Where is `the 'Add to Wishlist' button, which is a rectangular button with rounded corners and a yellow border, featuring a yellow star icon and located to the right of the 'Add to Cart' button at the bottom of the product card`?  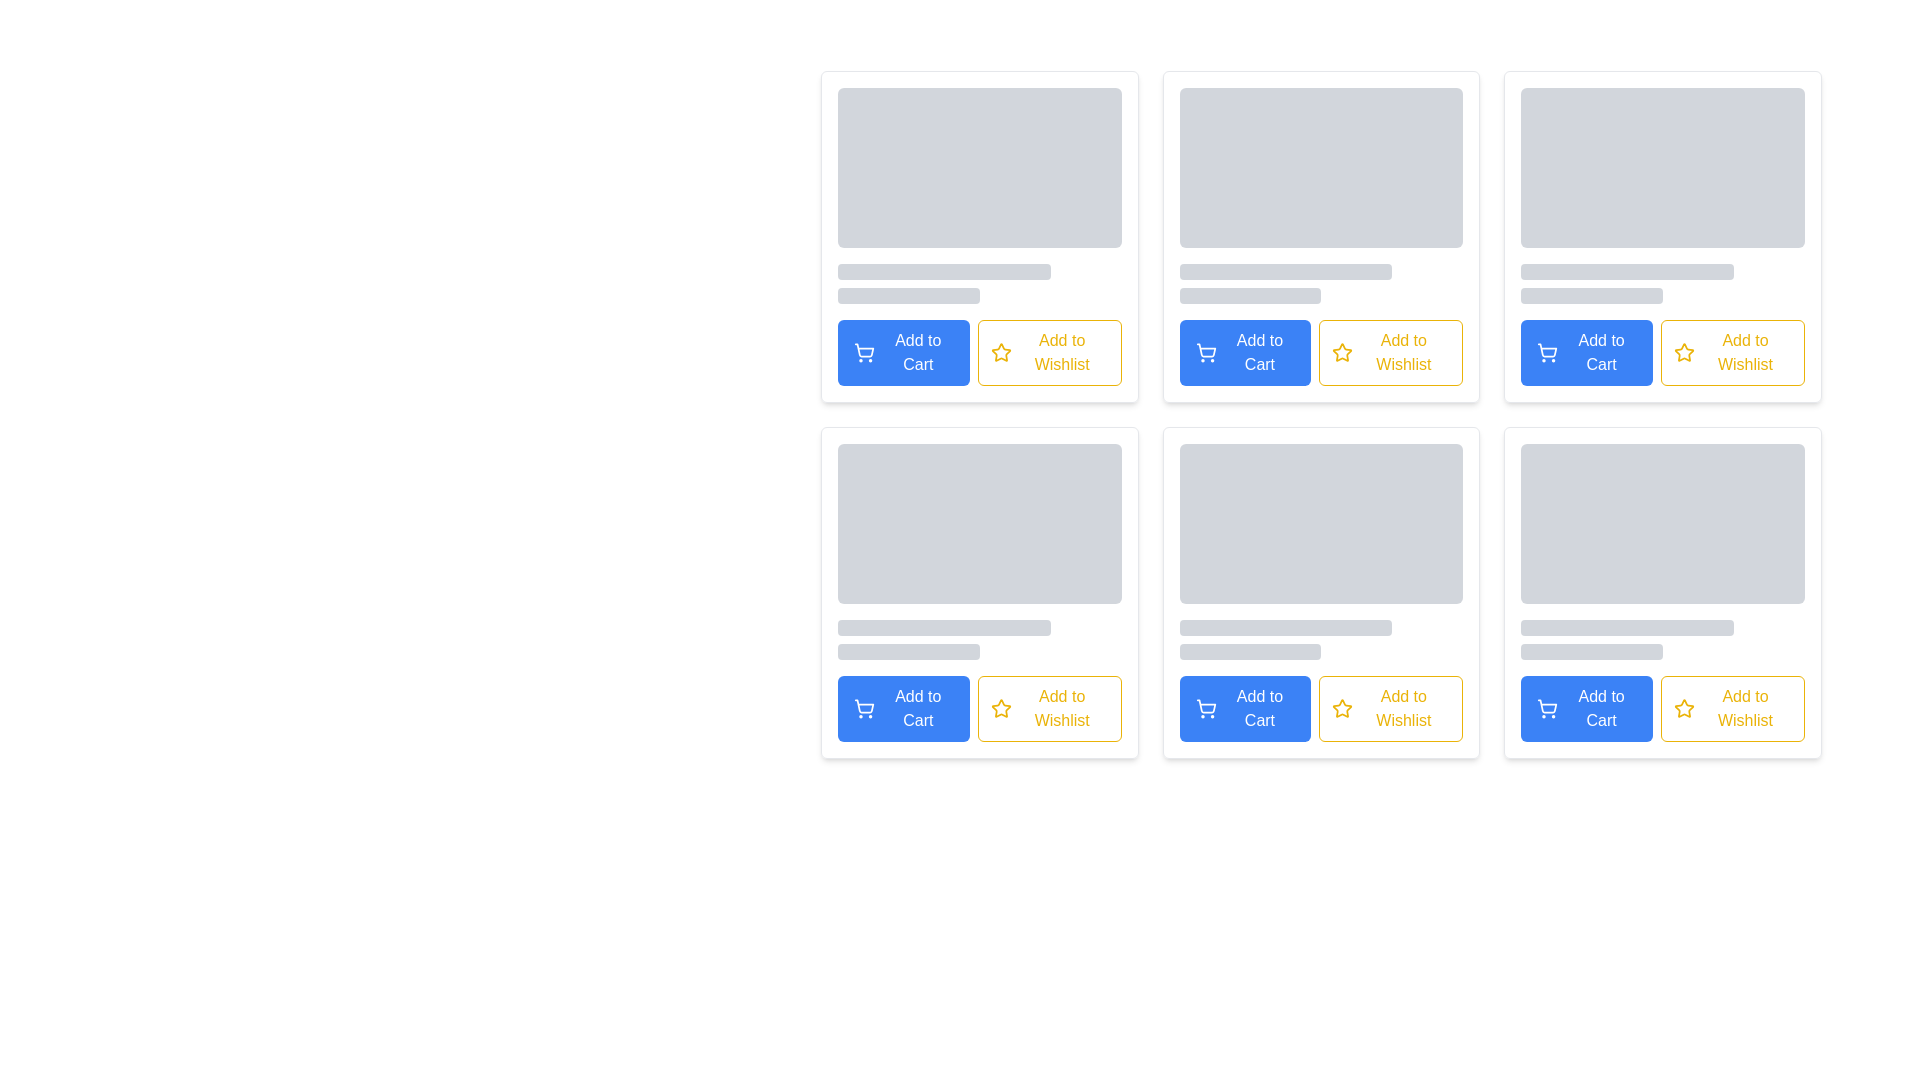 the 'Add to Wishlist' button, which is a rectangular button with rounded corners and a yellow border, featuring a yellow star icon and located to the right of the 'Add to Cart' button at the bottom of the product card is located at coordinates (1390, 352).